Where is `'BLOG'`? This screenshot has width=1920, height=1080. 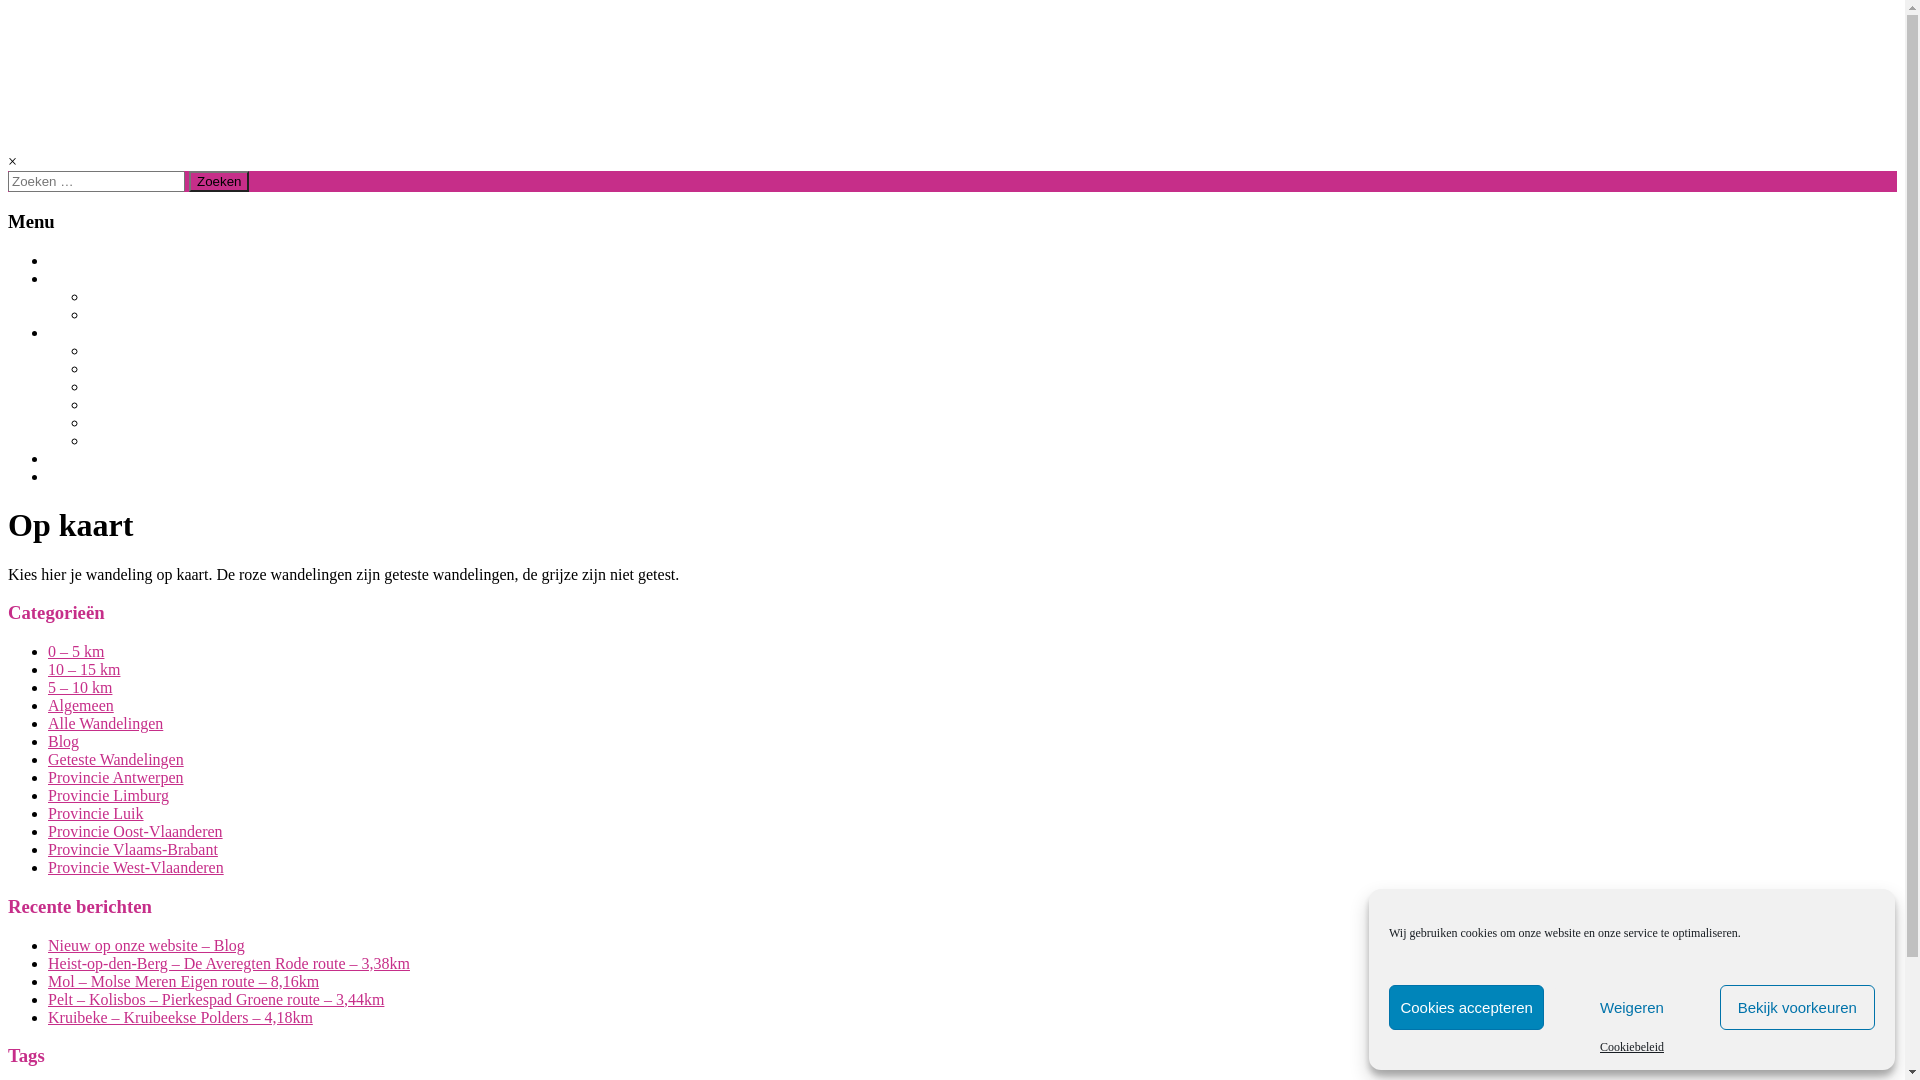
'BLOG' is located at coordinates (67, 260).